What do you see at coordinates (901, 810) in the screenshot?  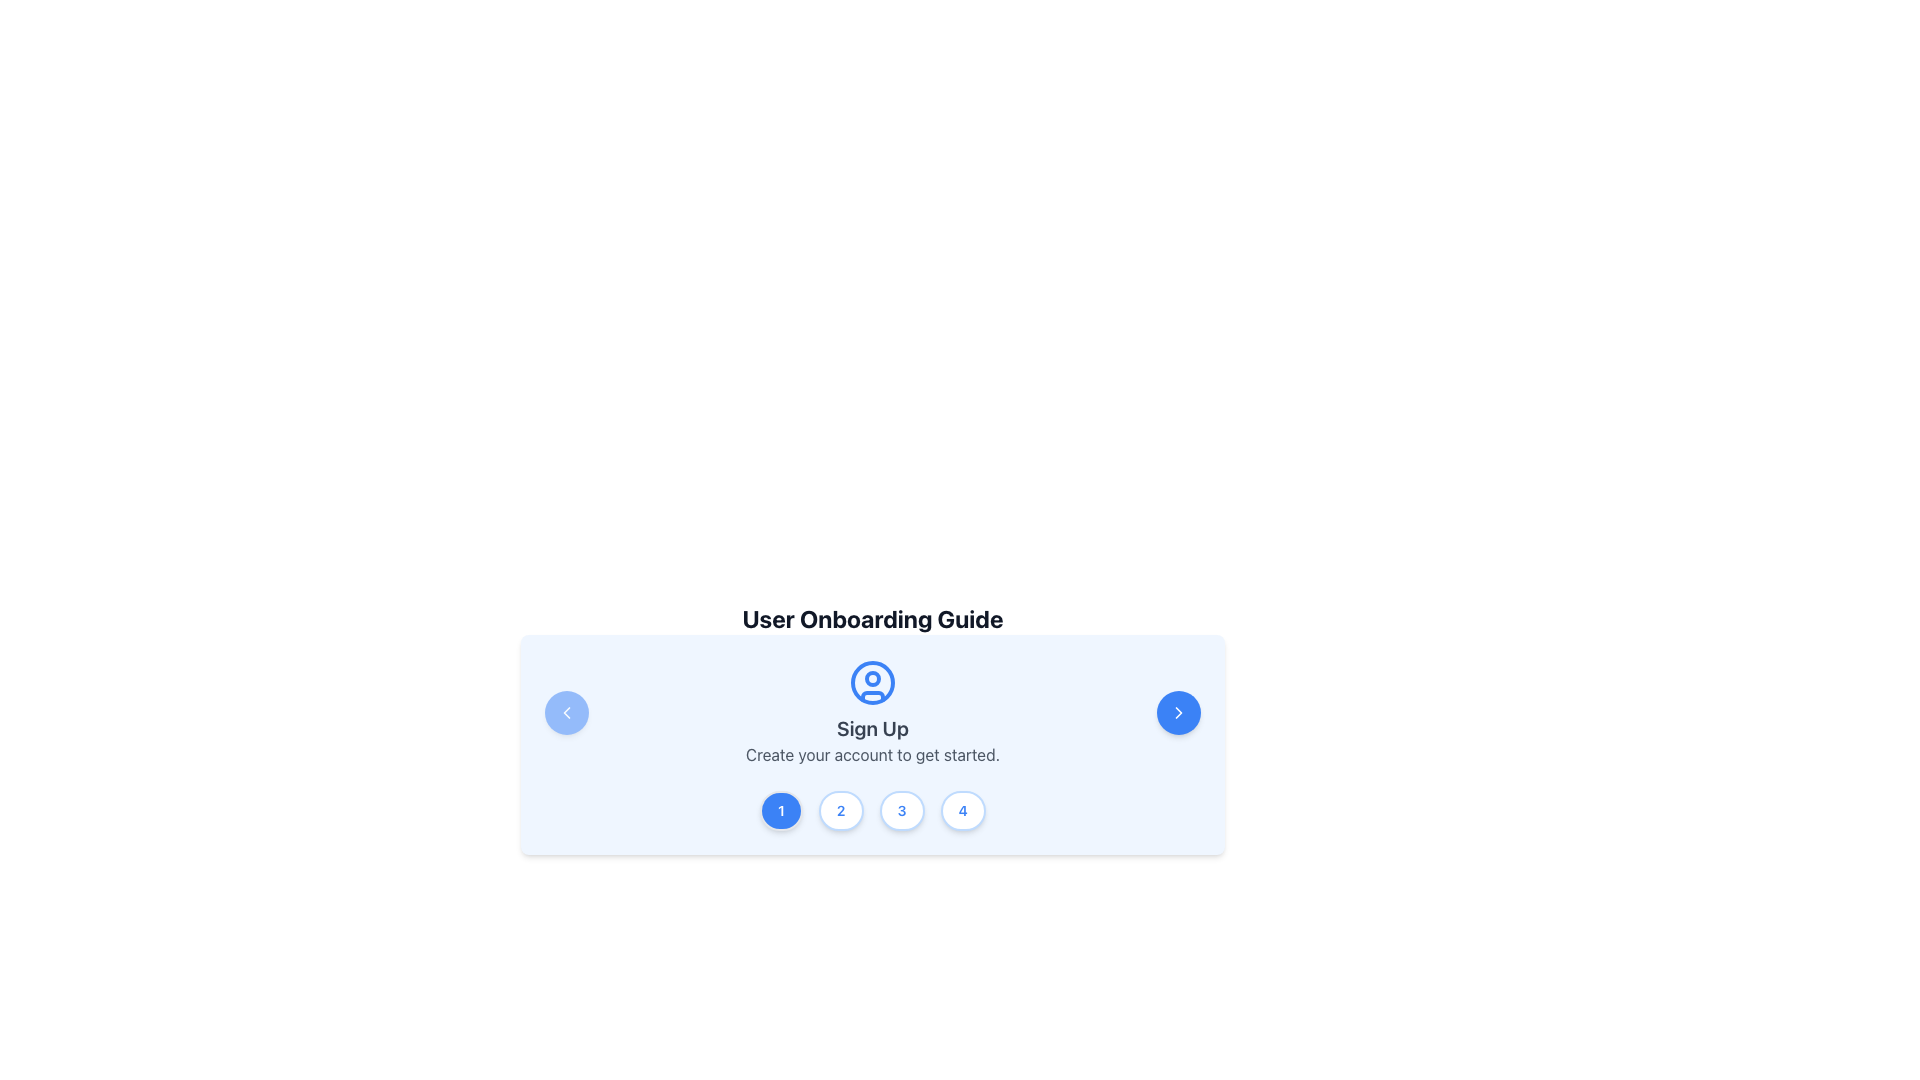 I see `the navigational button labeled '3' located at the center-bottom of the interface` at bounding box center [901, 810].